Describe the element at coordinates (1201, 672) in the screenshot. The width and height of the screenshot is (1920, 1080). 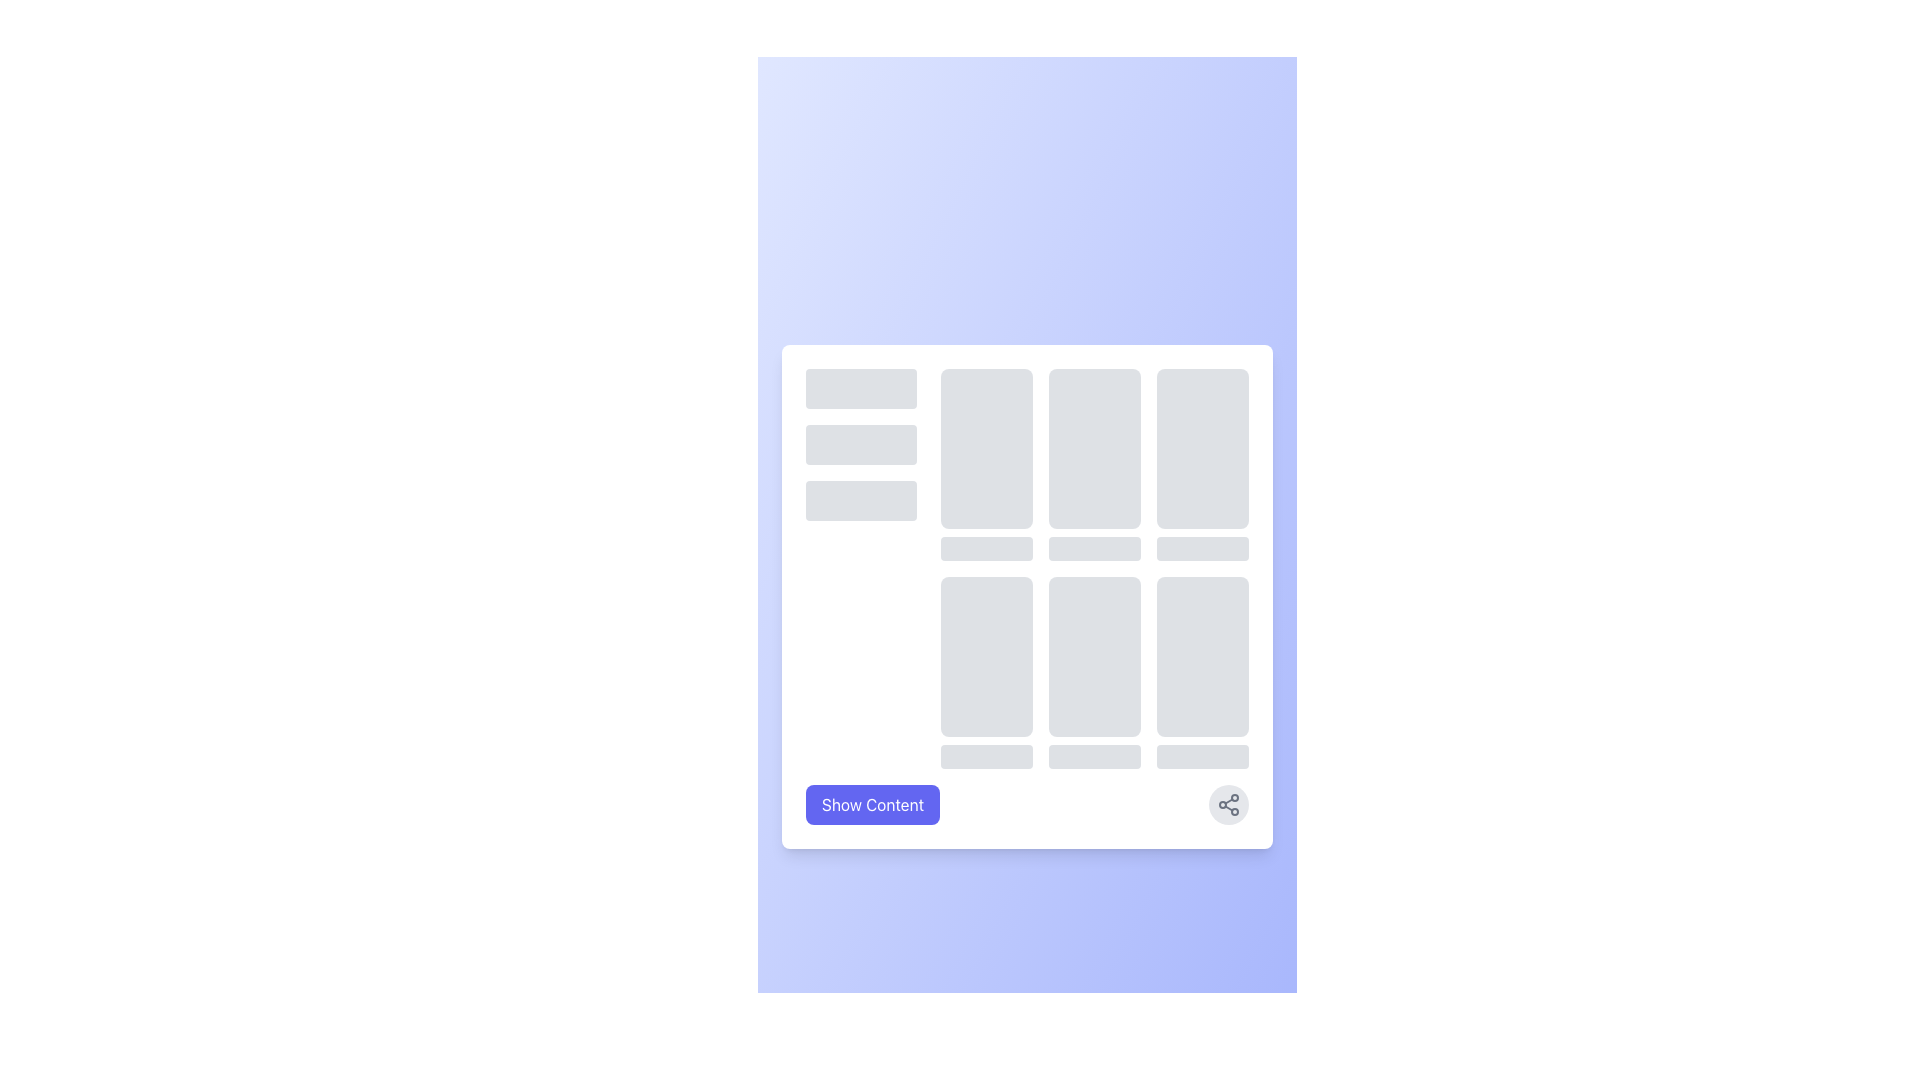
I see `the card-like UI component located in the bottom-right of the grid layout, which is currently empty and serves as a decorative element` at that location.